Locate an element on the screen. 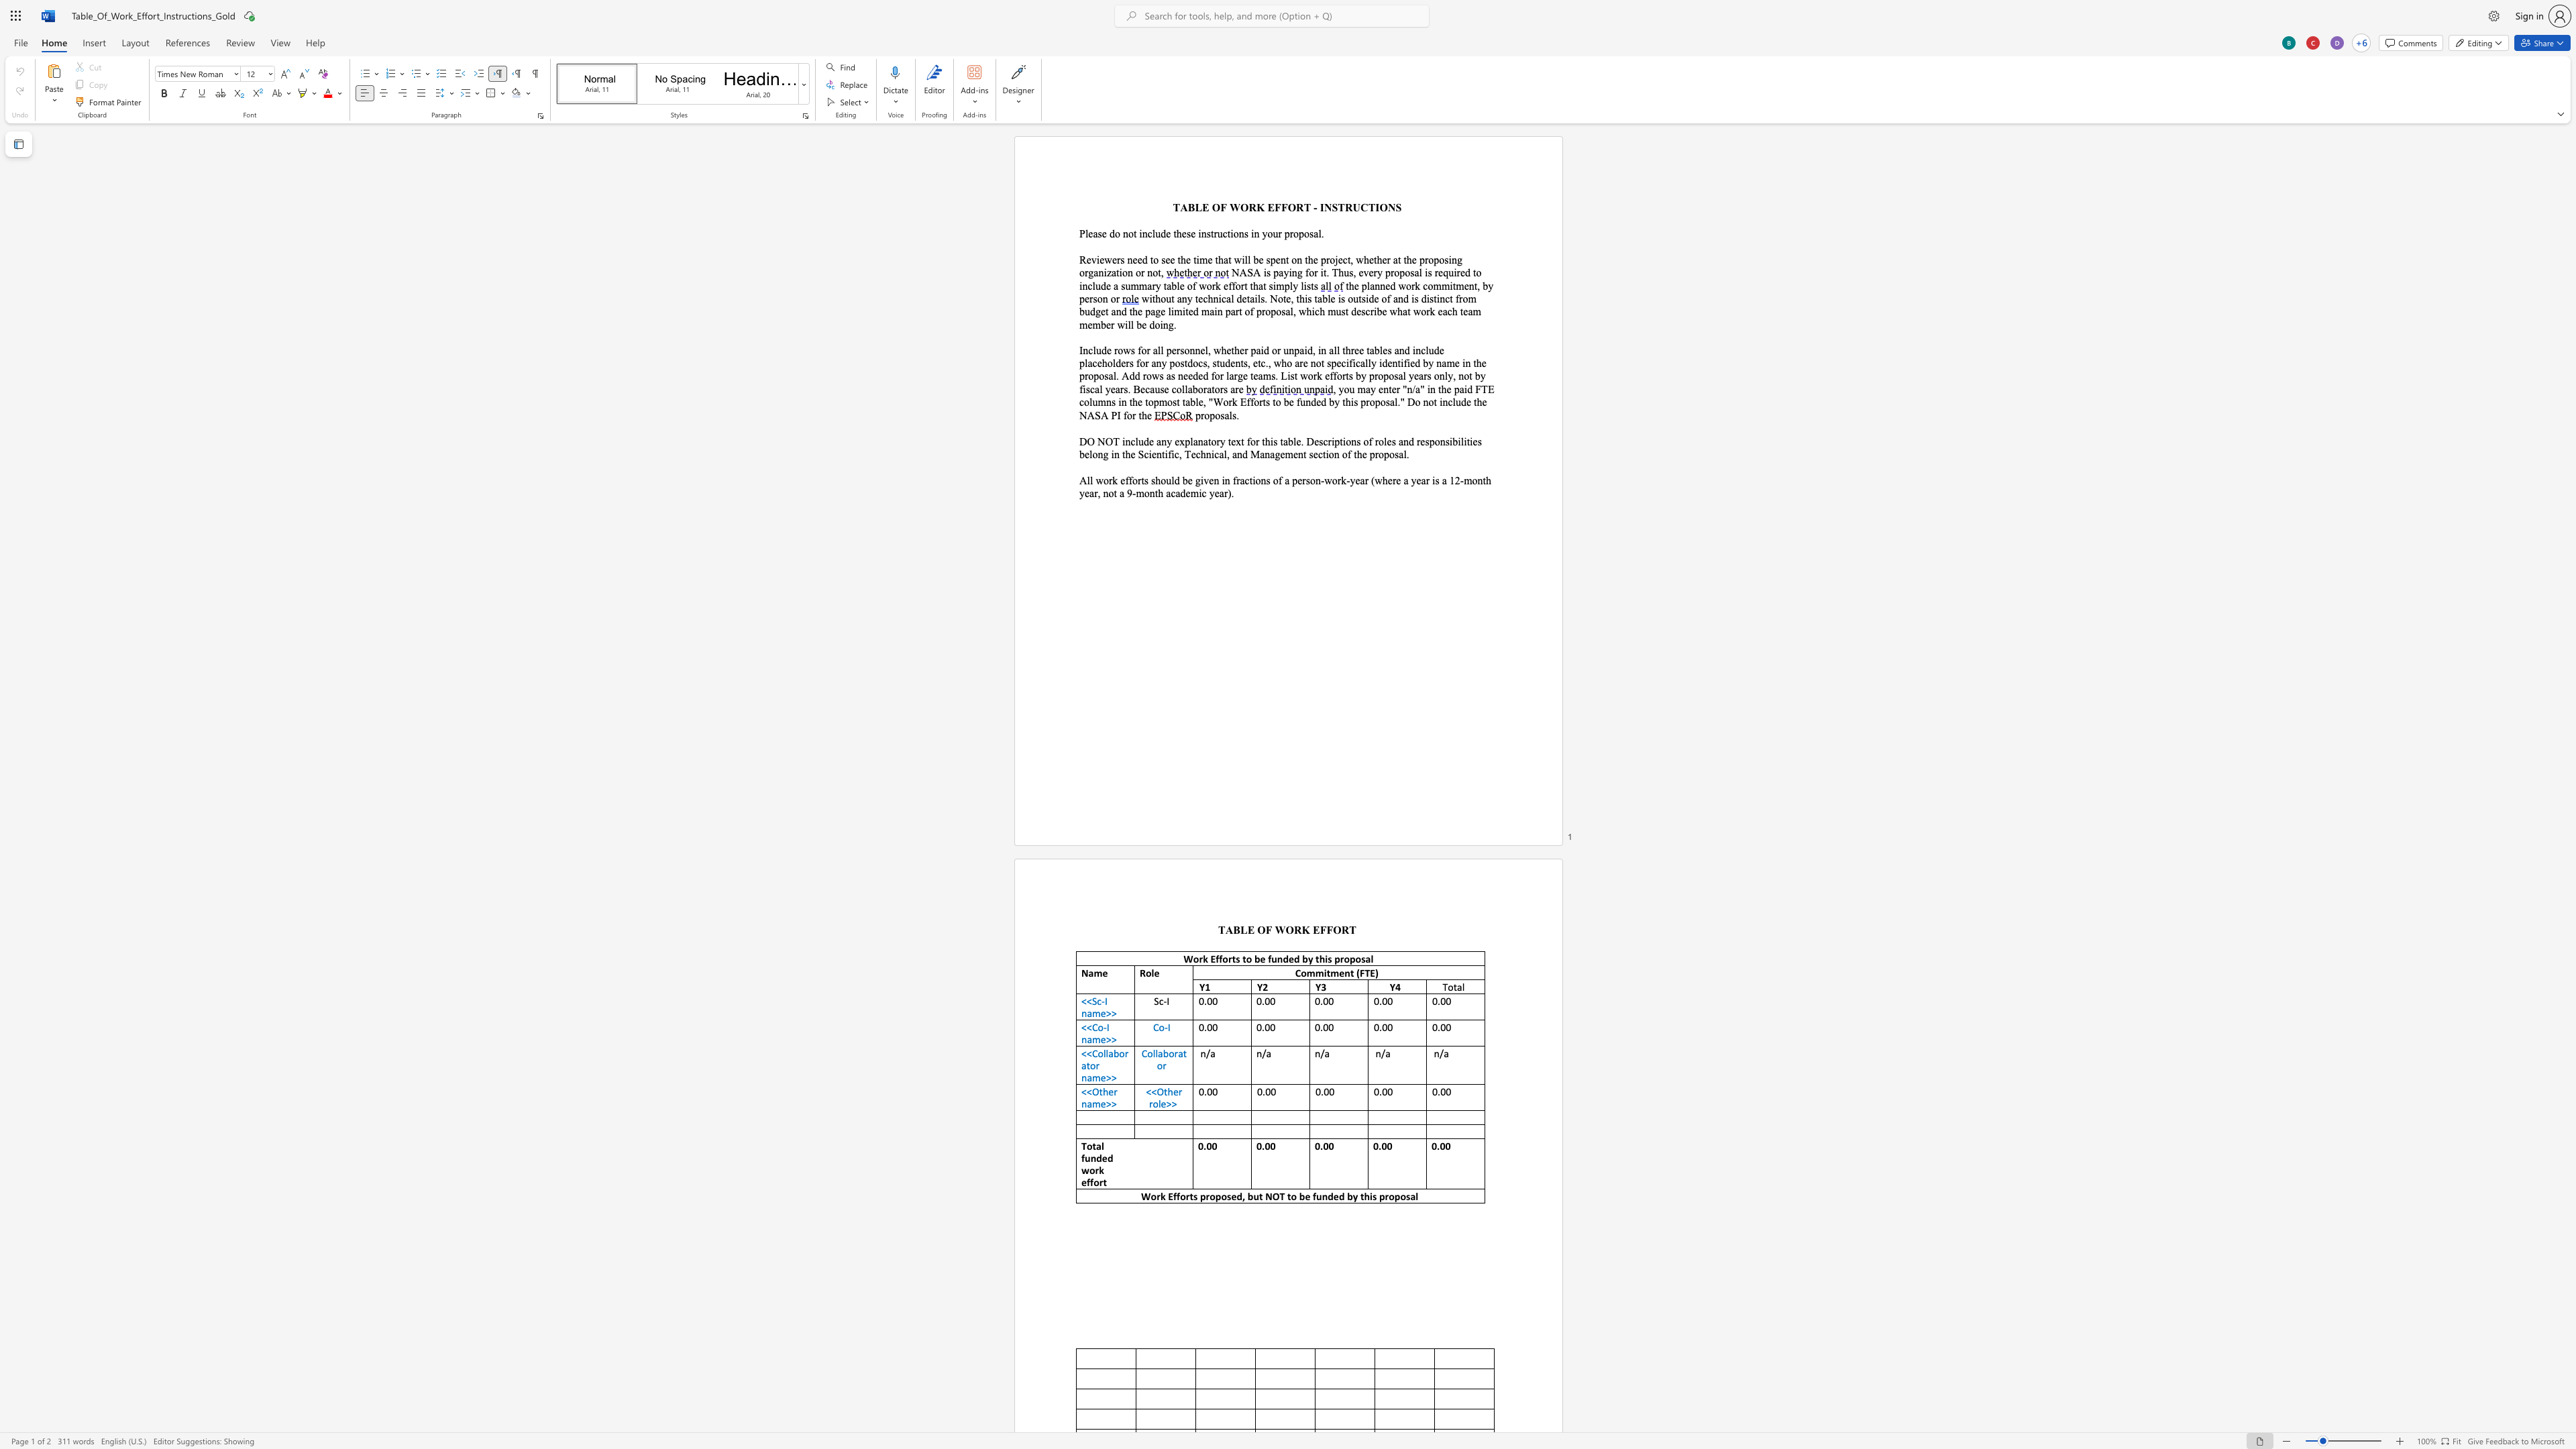 The width and height of the screenshot is (2576, 1449). the space between the continuous character "N" and "A" in the text is located at coordinates (1238, 271).